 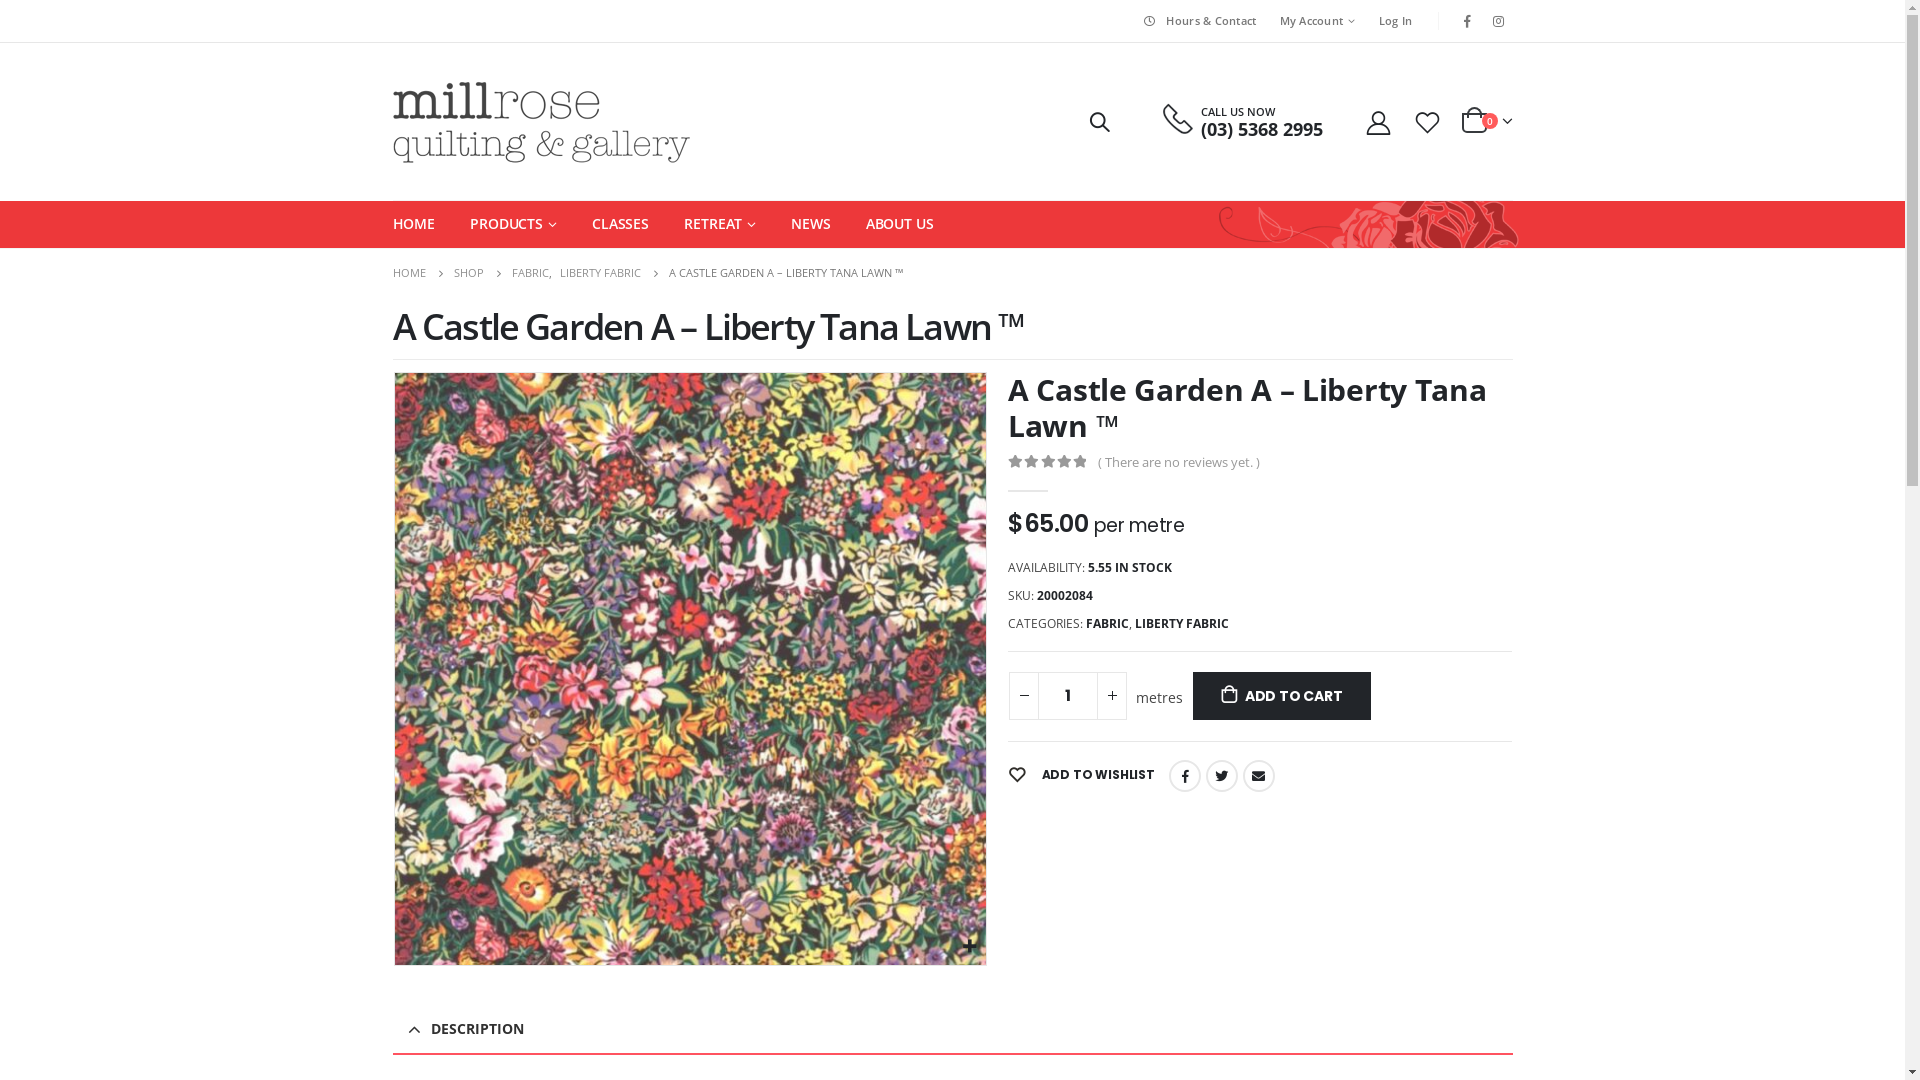 I want to click on 'Log In', so click(x=1395, y=20).